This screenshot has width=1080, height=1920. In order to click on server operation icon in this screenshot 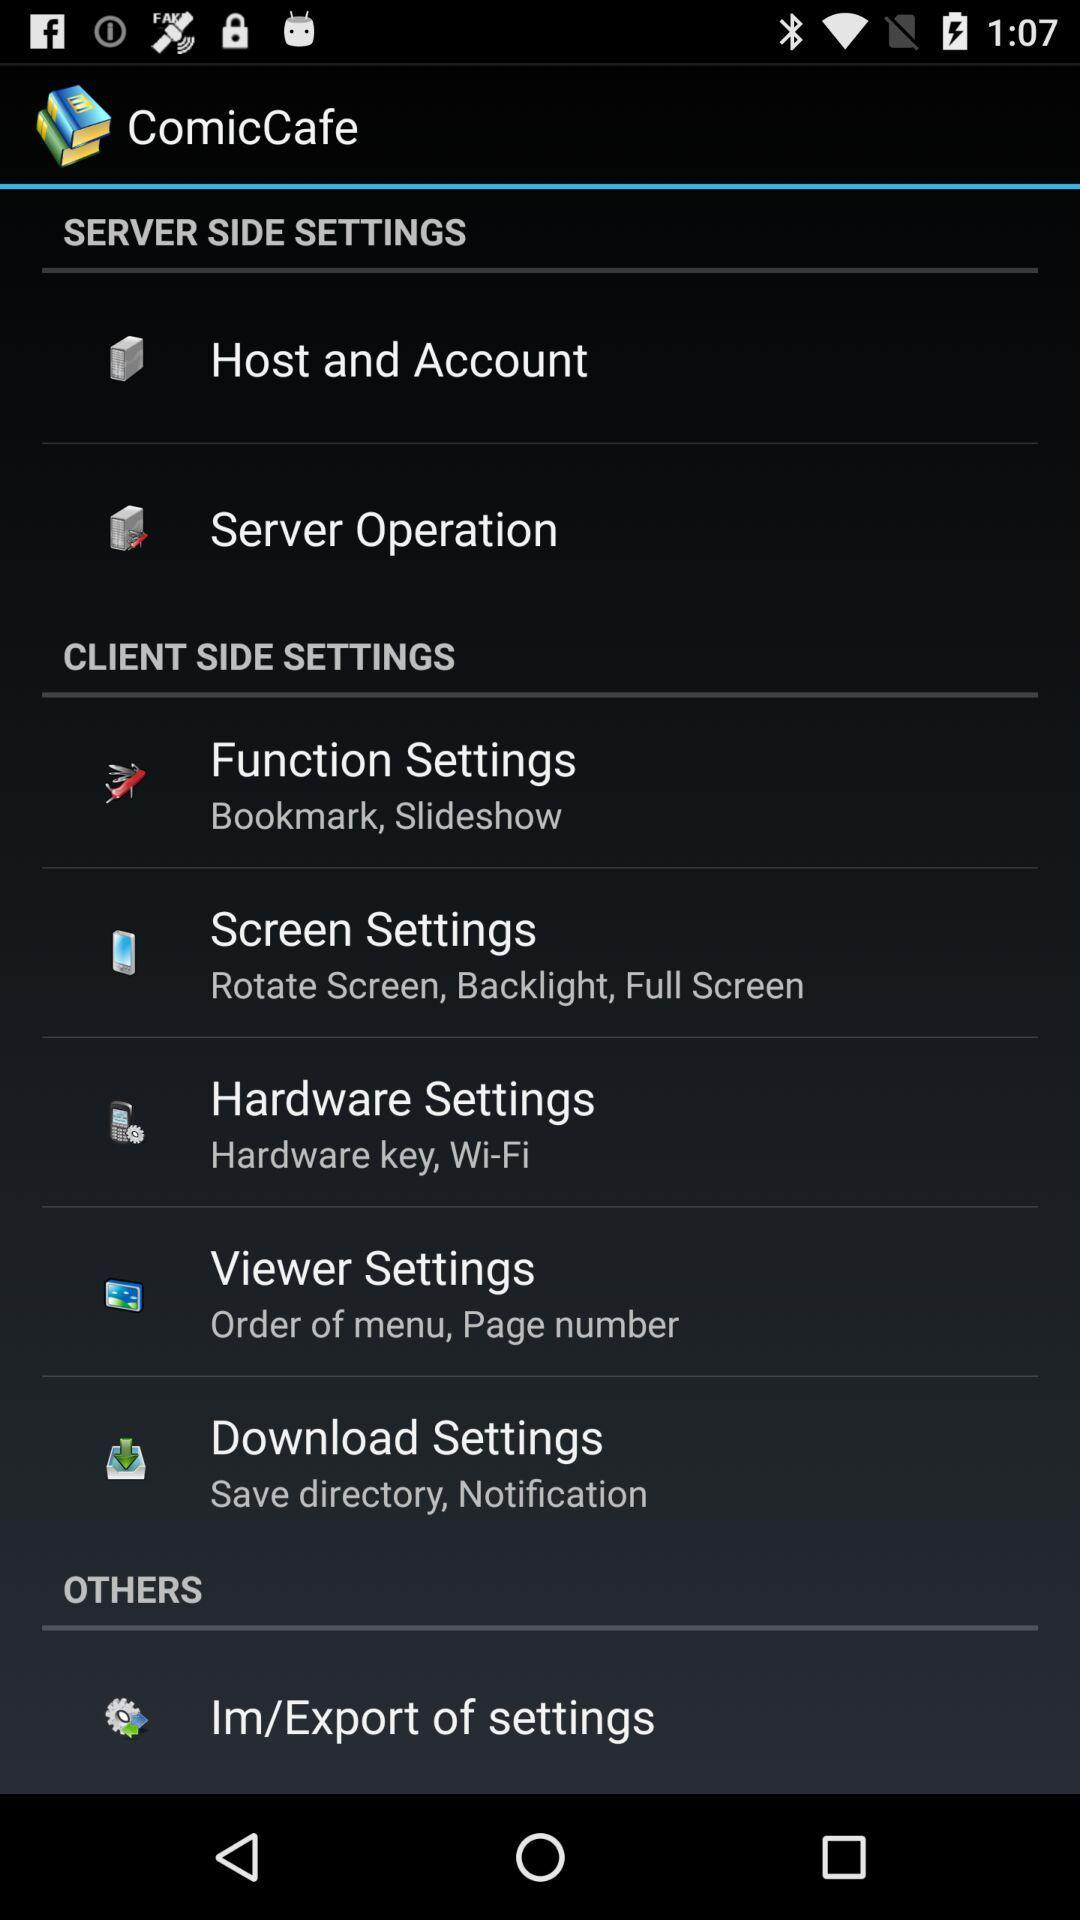, I will do `click(384, 527)`.